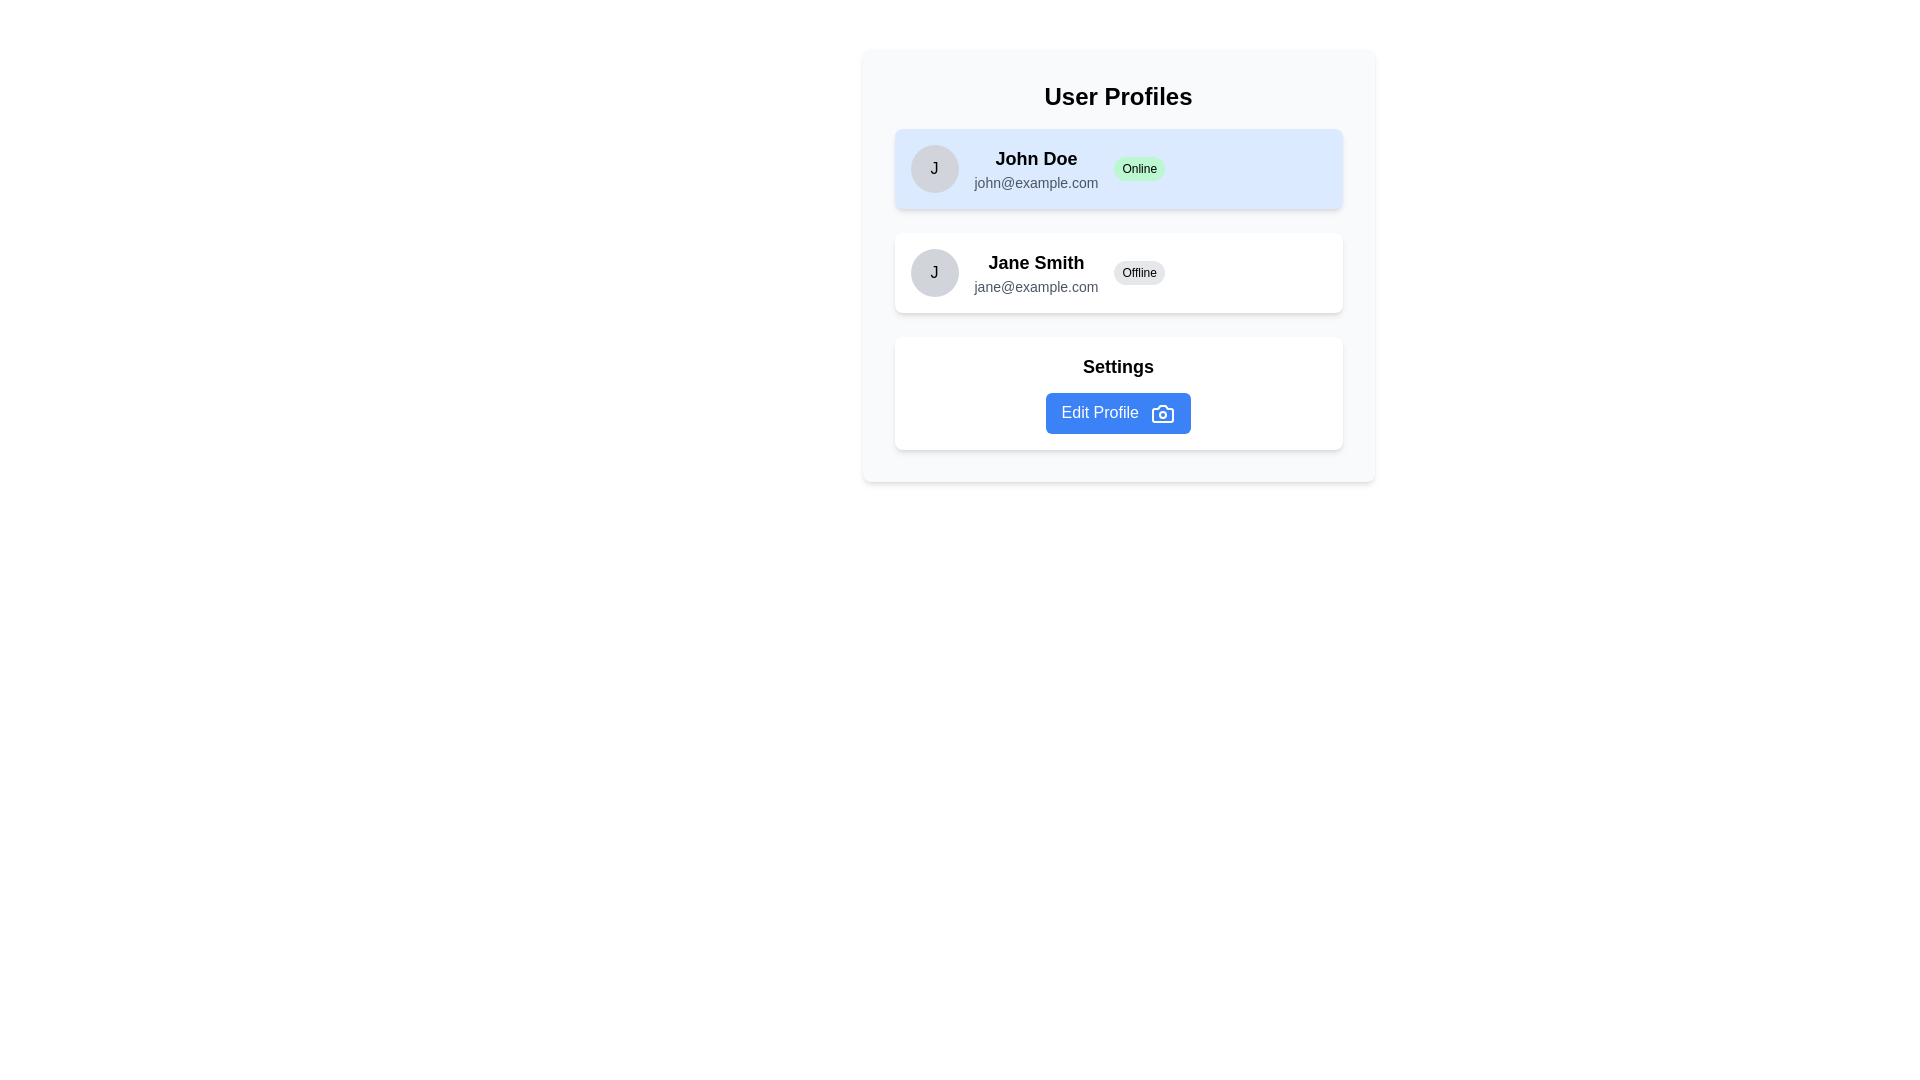 The image size is (1920, 1080). What do you see at coordinates (1139, 273) in the screenshot?
I see `the static label displaying the offline status for user 'Jane Smith', located adjacent to the email address 'jane@example.com'` at bounding box center [1139, 273].